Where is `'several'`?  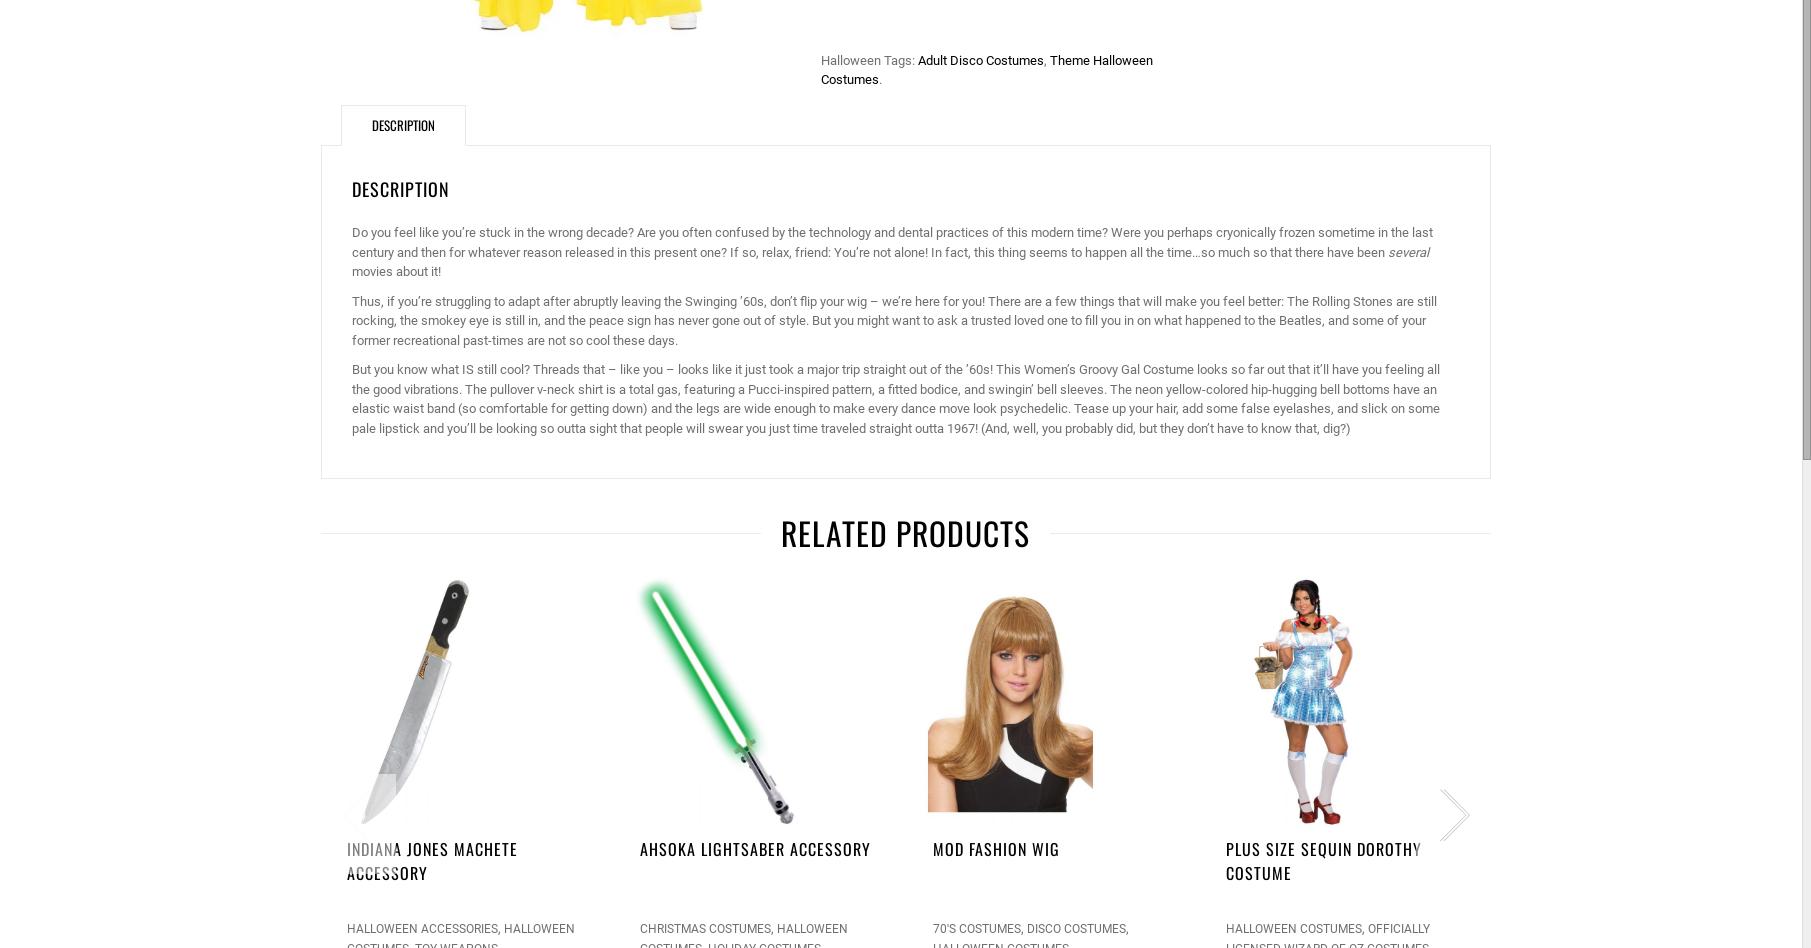
'several' is located at coordinates (1406, 251).